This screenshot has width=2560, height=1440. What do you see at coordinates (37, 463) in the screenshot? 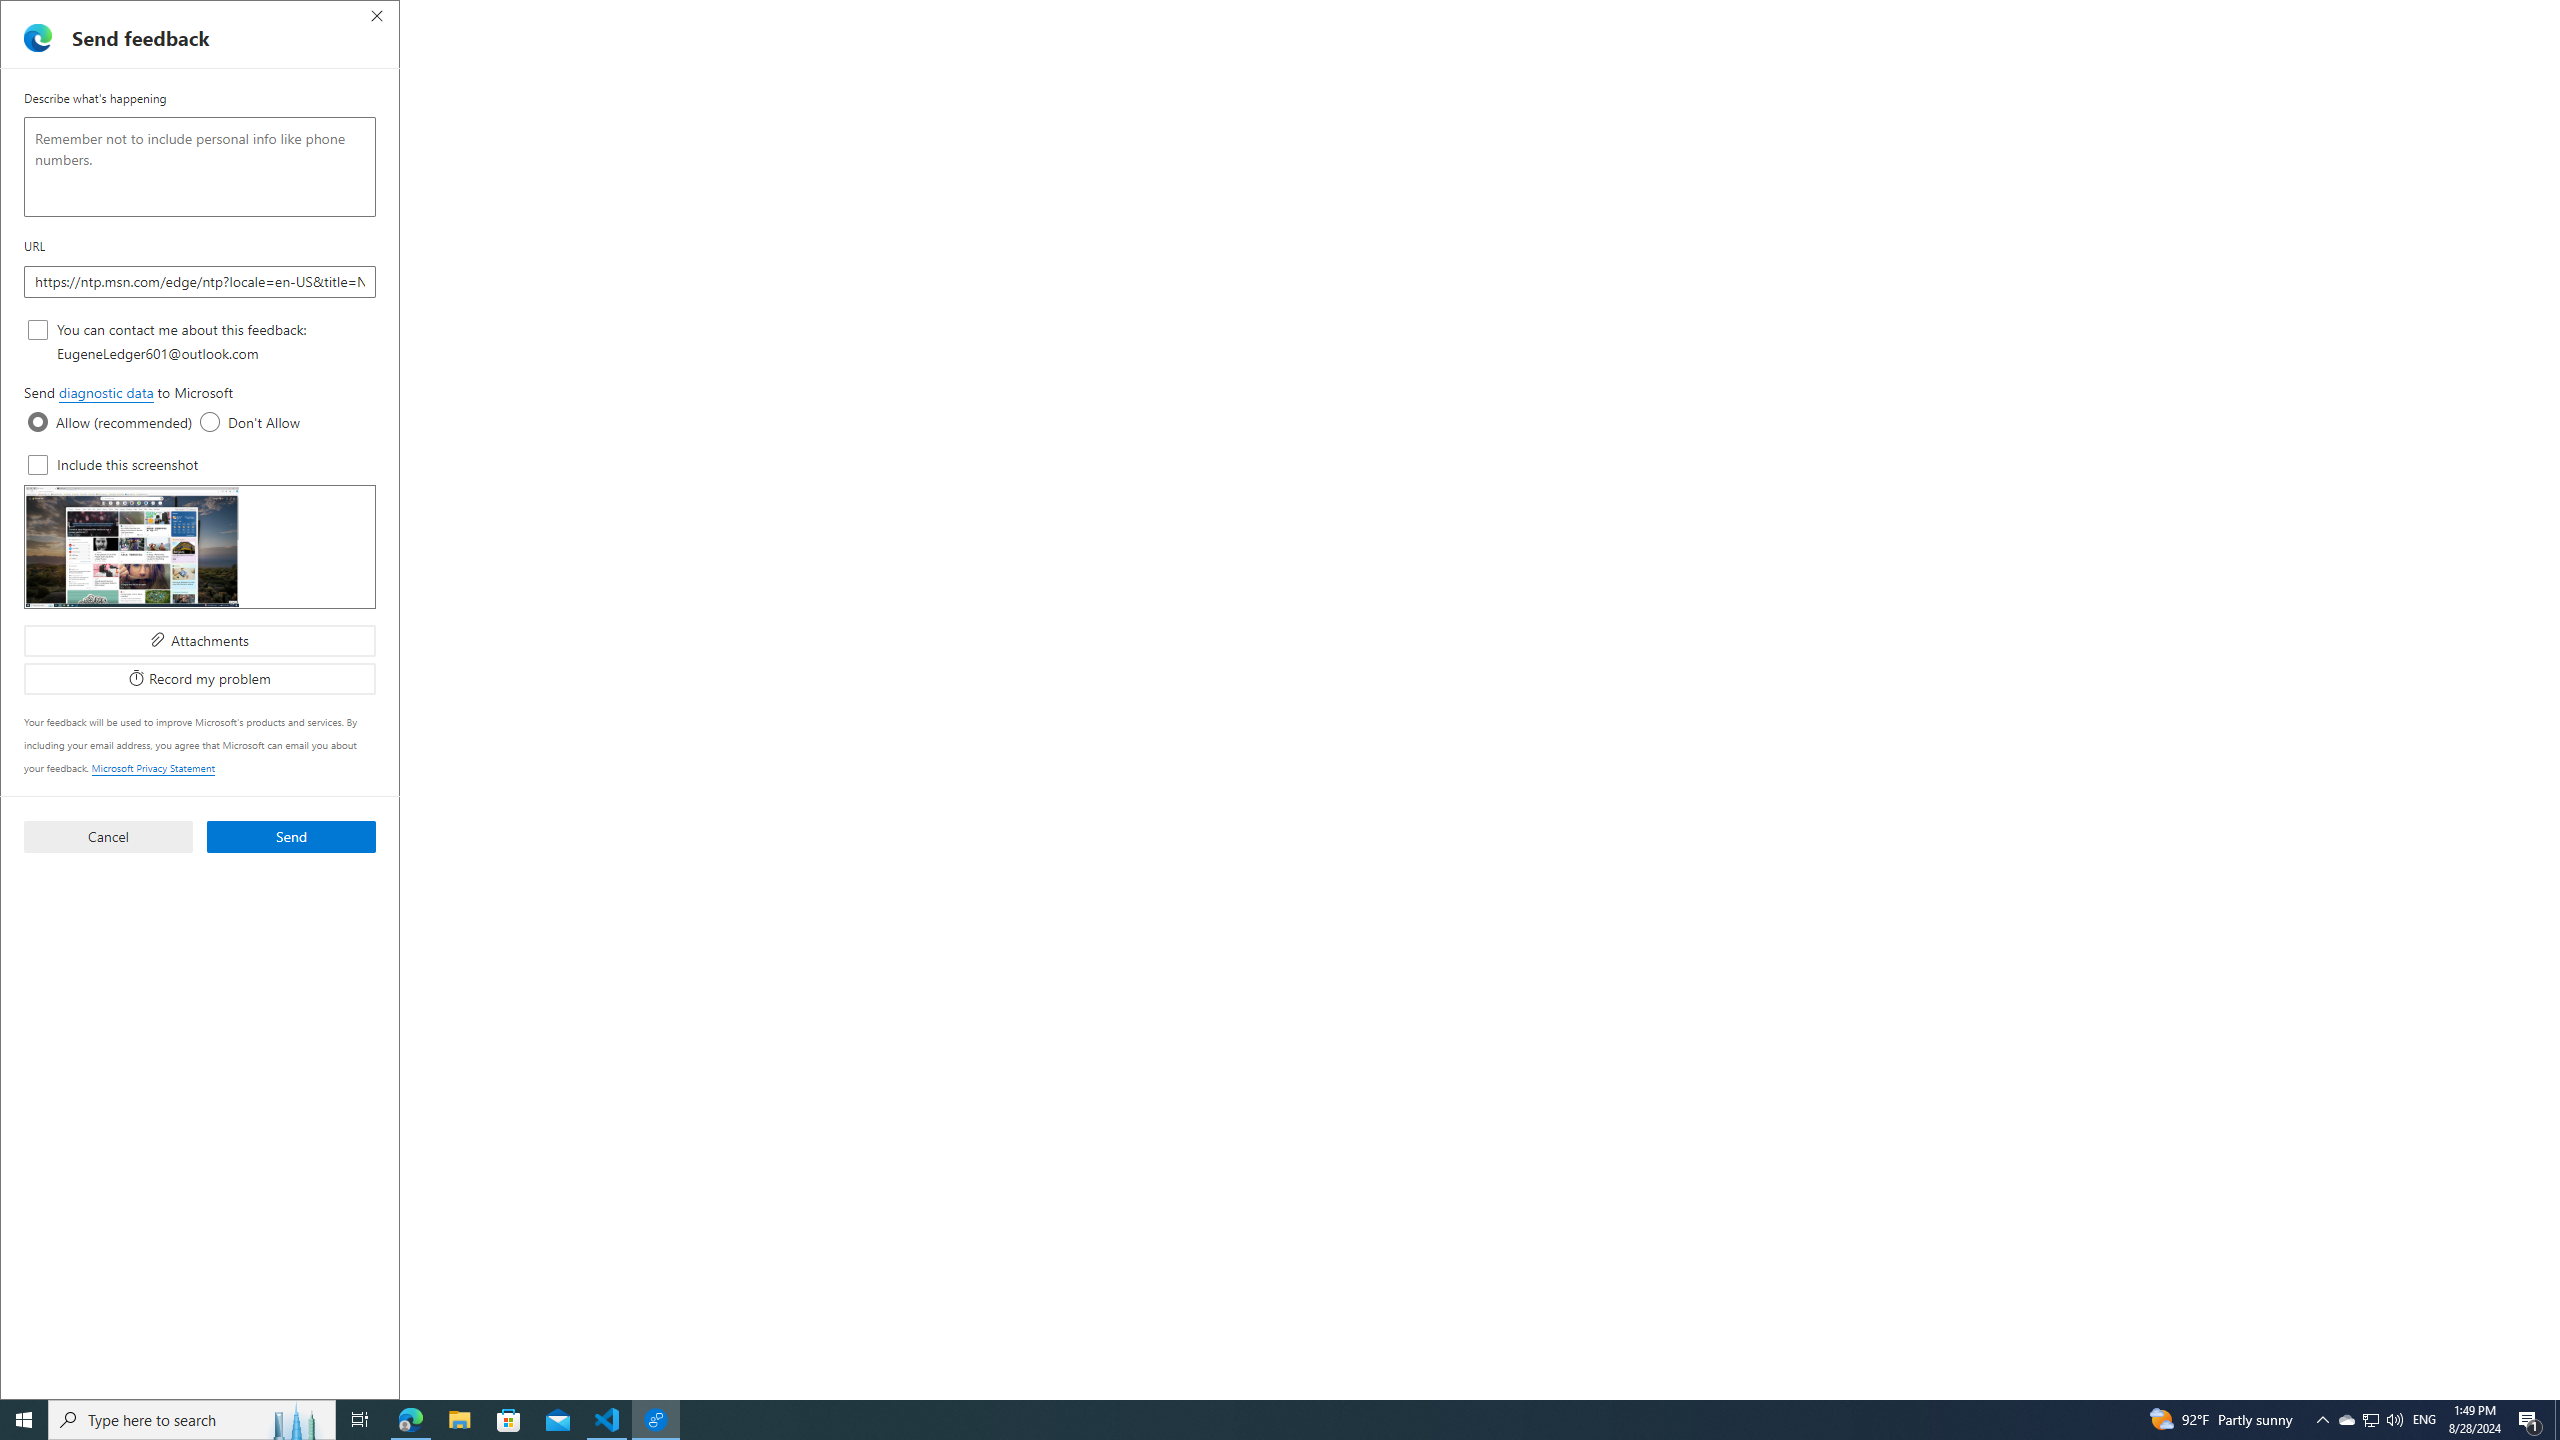
I see `'Include this screenshot'` at bounding box center [37, 463].